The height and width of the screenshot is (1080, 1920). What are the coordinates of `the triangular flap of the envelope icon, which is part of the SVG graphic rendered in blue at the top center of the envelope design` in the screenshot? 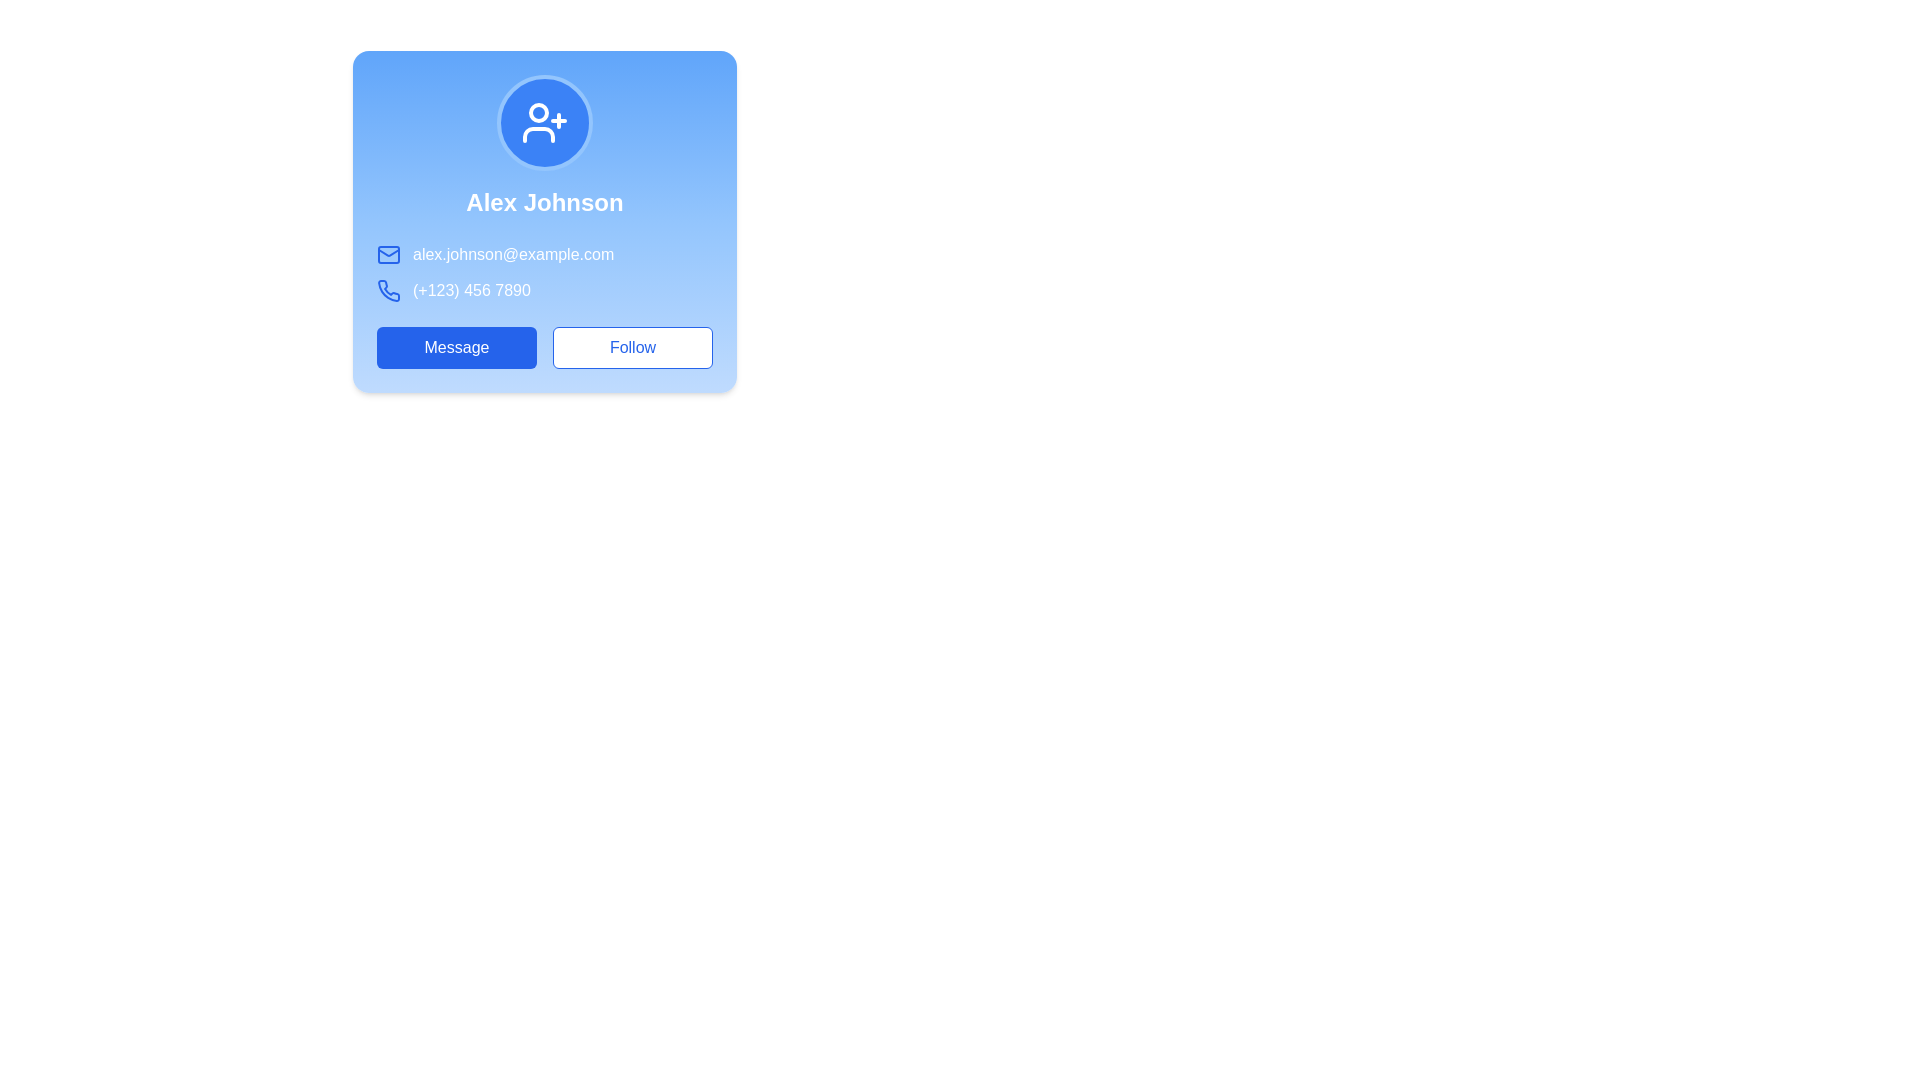 It's located at (388, 250).